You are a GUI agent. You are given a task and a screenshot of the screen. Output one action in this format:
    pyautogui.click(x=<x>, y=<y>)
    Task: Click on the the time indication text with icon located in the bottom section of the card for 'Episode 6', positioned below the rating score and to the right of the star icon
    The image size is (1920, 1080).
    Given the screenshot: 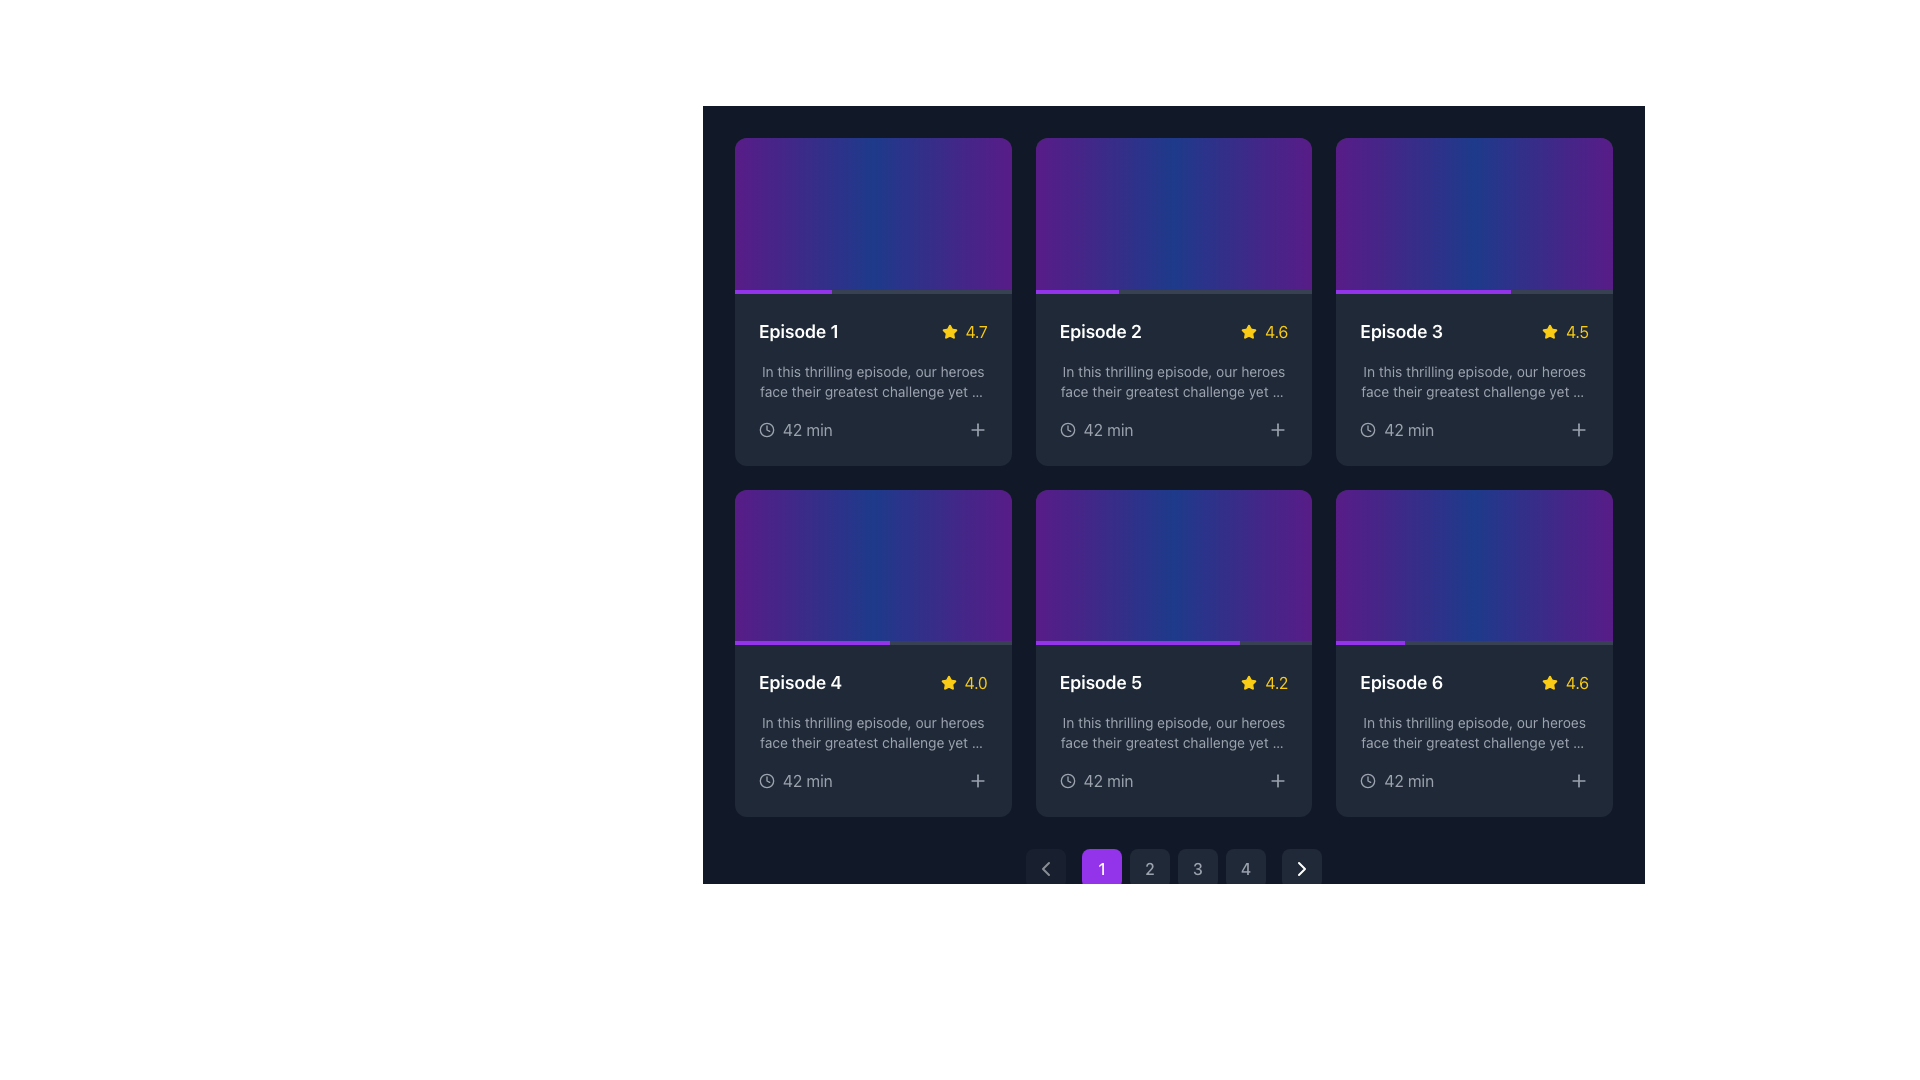 What is the action you would take?
    pyautogui.click(x=1396, y=780)
    